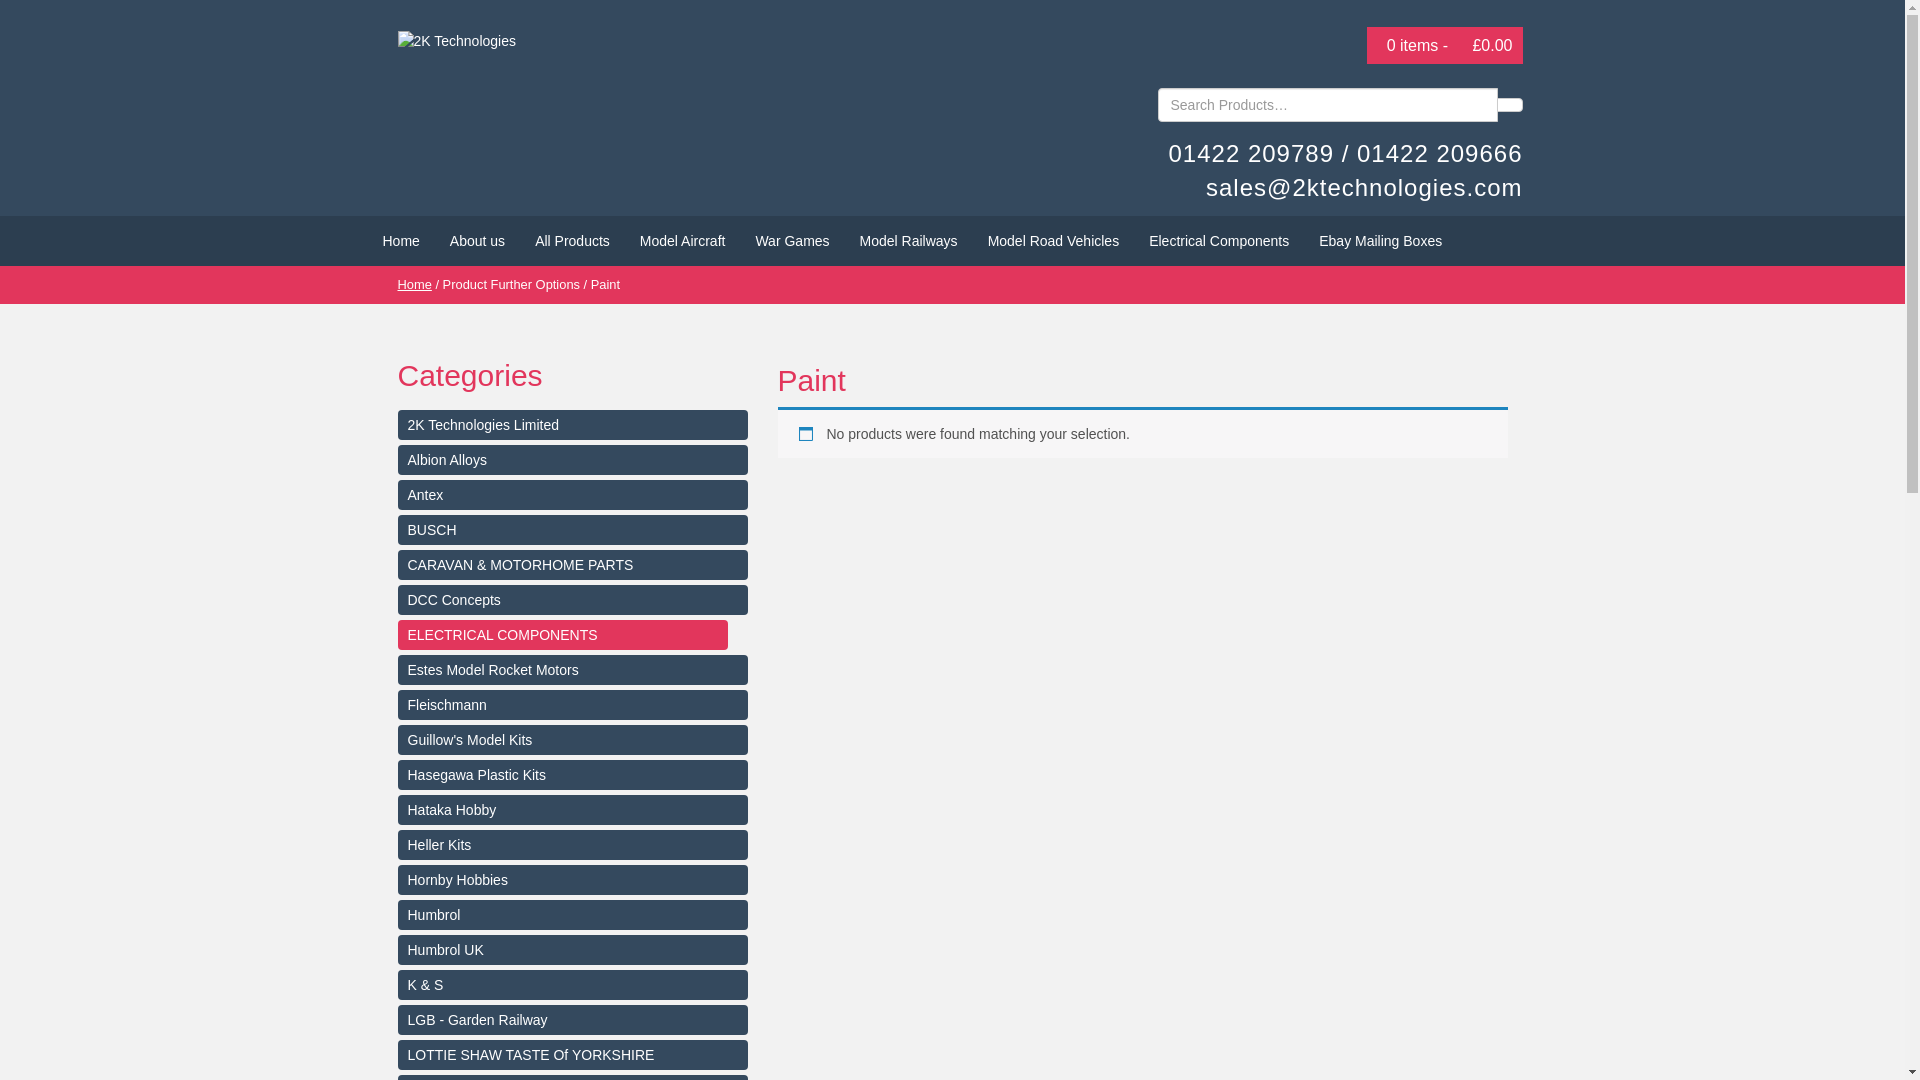 The width and height of the screenshot is (1920, 1080). I want to click on 'War Games', so click(791, 239).